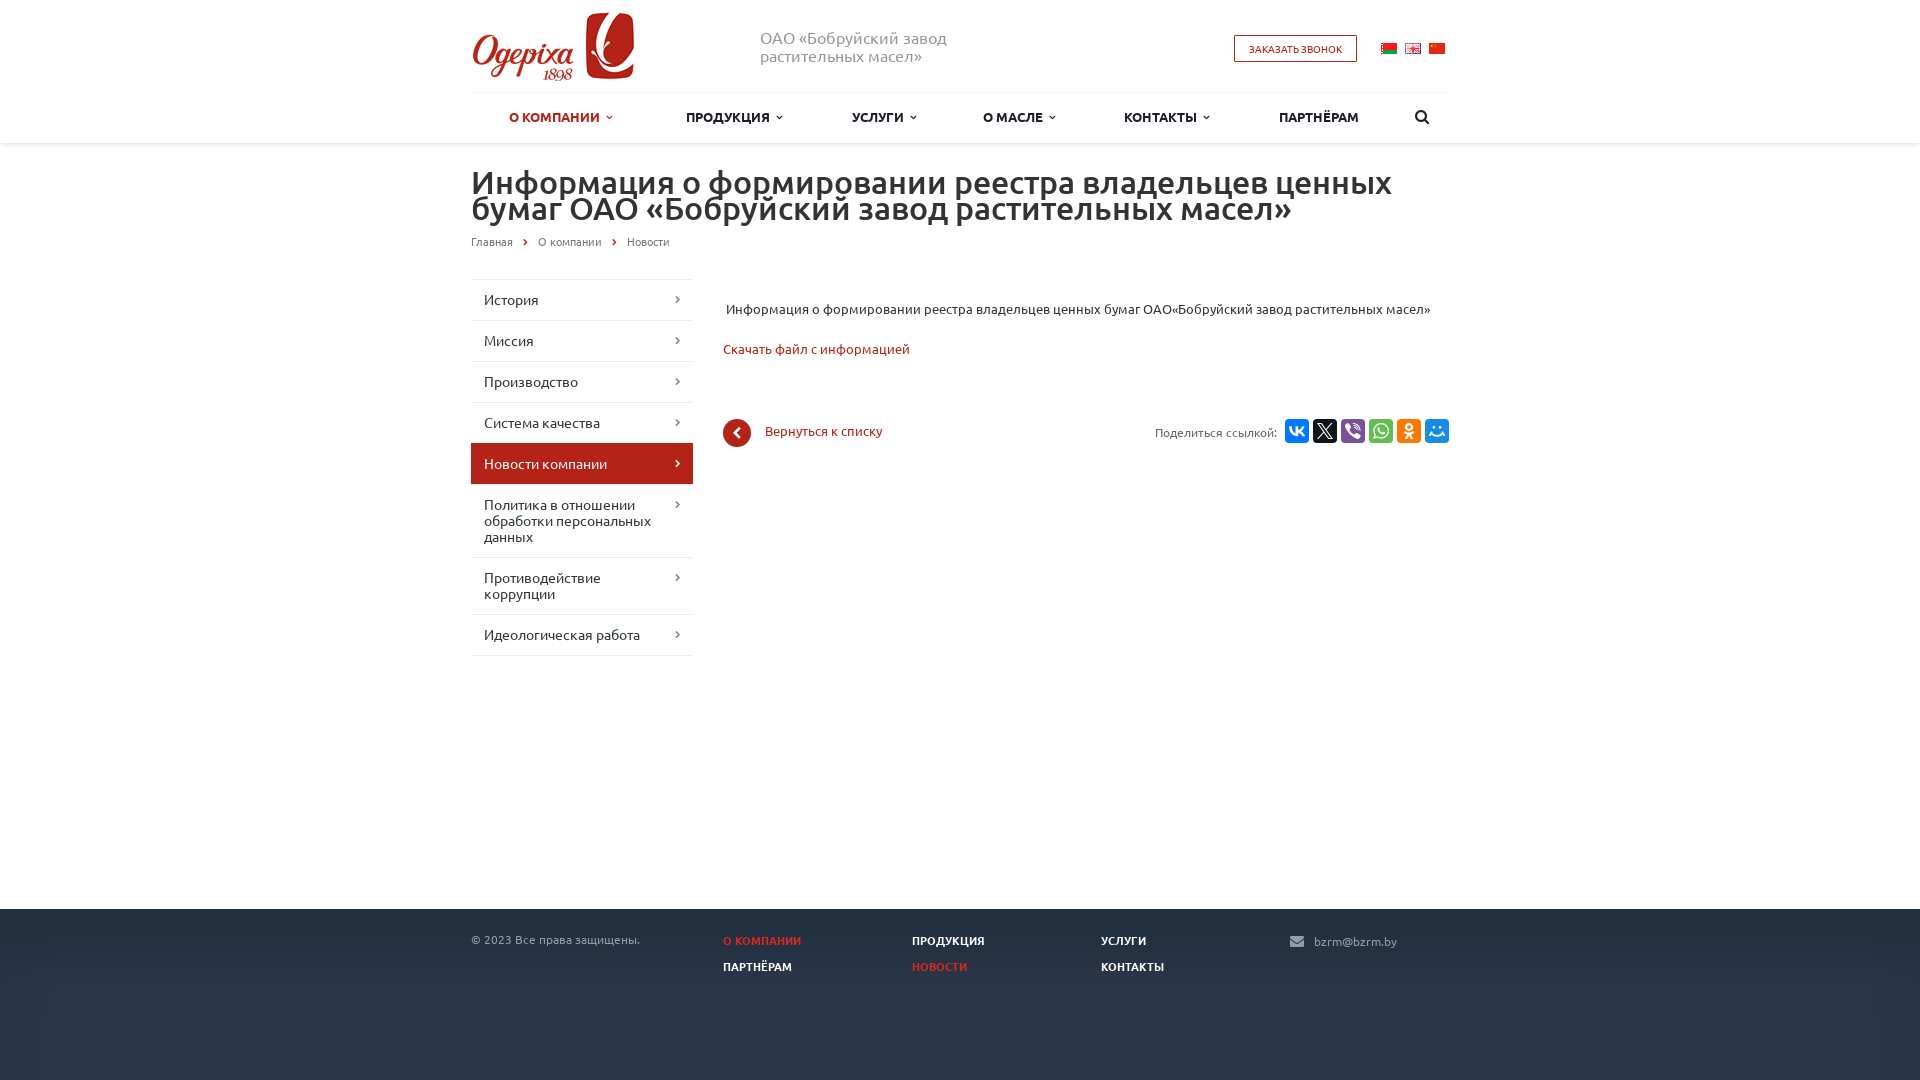 The height and width of the screenshot is (1080, 1920). Describe the element at coordinates (1324, 430) in the screenshot. I see `'Twitter'` at that location.